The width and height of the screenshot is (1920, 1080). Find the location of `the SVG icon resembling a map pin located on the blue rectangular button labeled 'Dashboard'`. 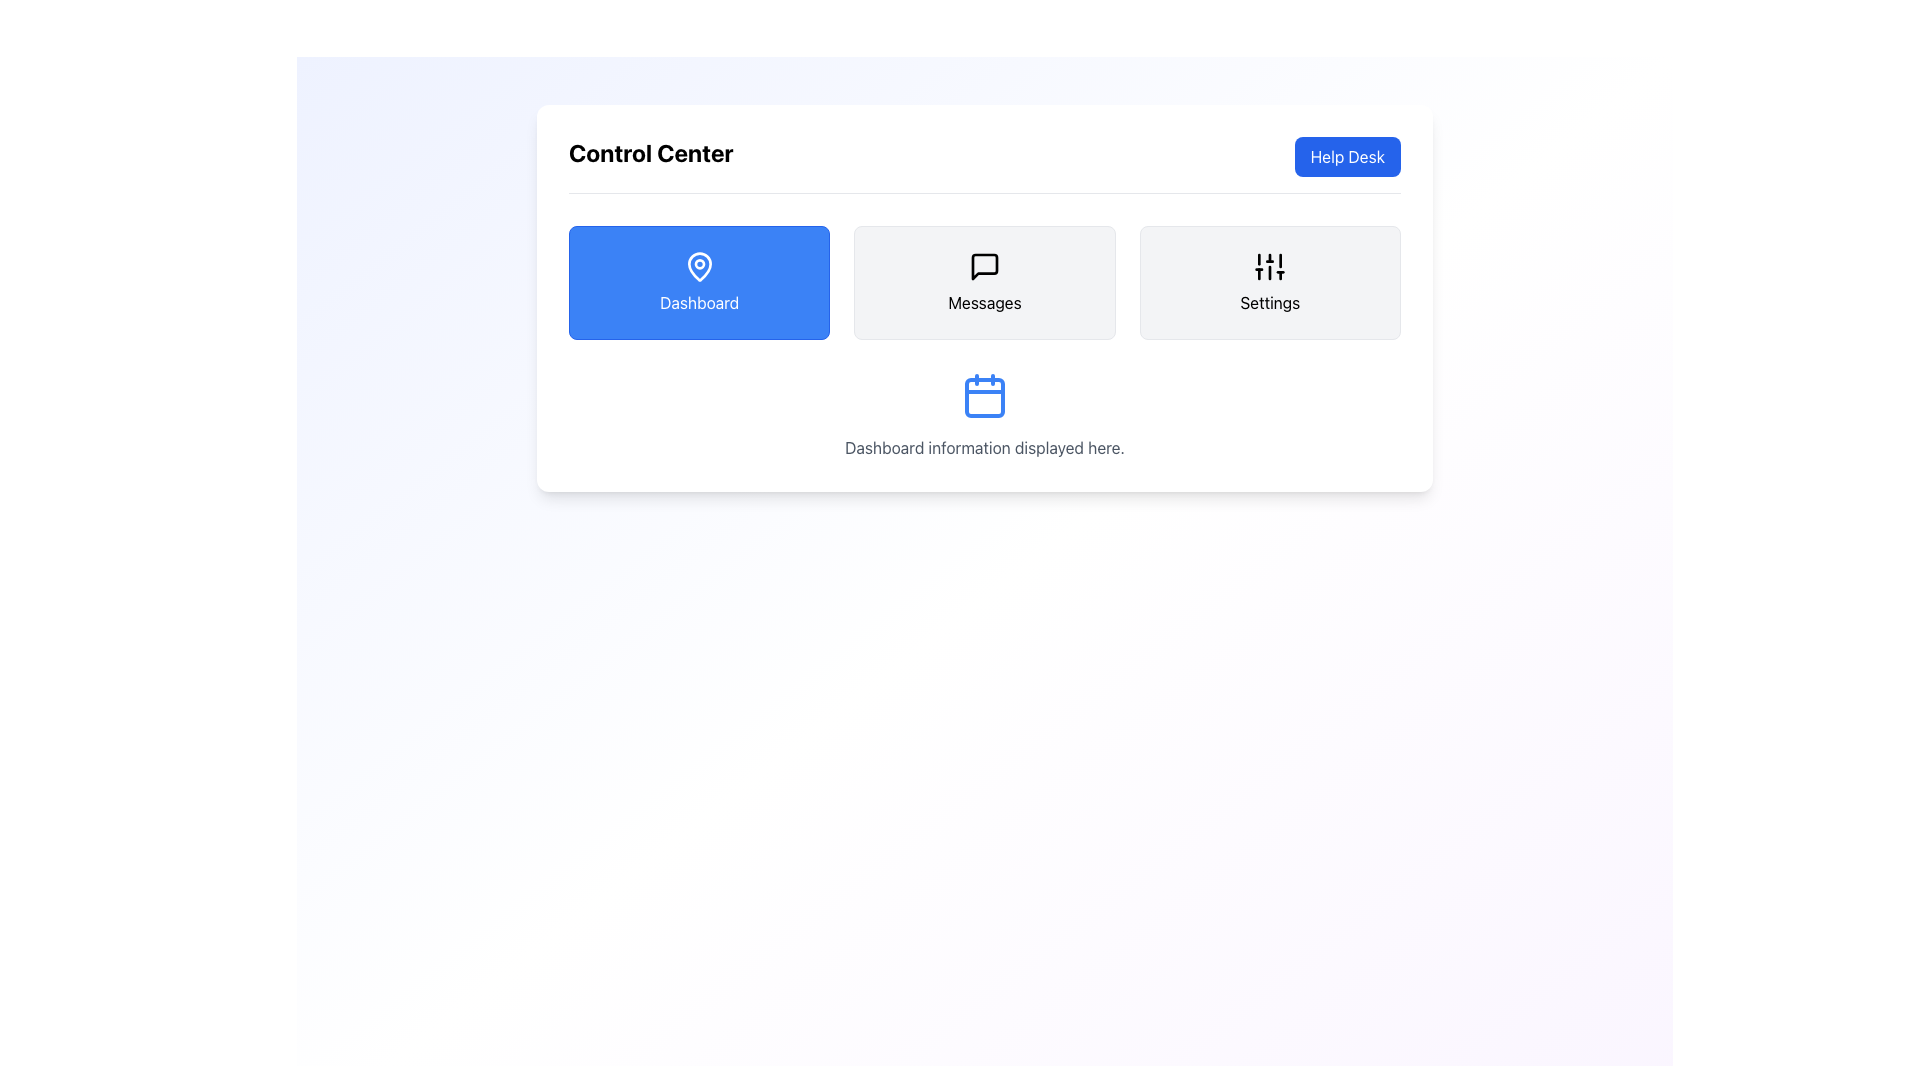

the SVG icon resembling a map pin located on the blue rectangular button labeled 'Dashboard' is located at coordinates (699, 265).